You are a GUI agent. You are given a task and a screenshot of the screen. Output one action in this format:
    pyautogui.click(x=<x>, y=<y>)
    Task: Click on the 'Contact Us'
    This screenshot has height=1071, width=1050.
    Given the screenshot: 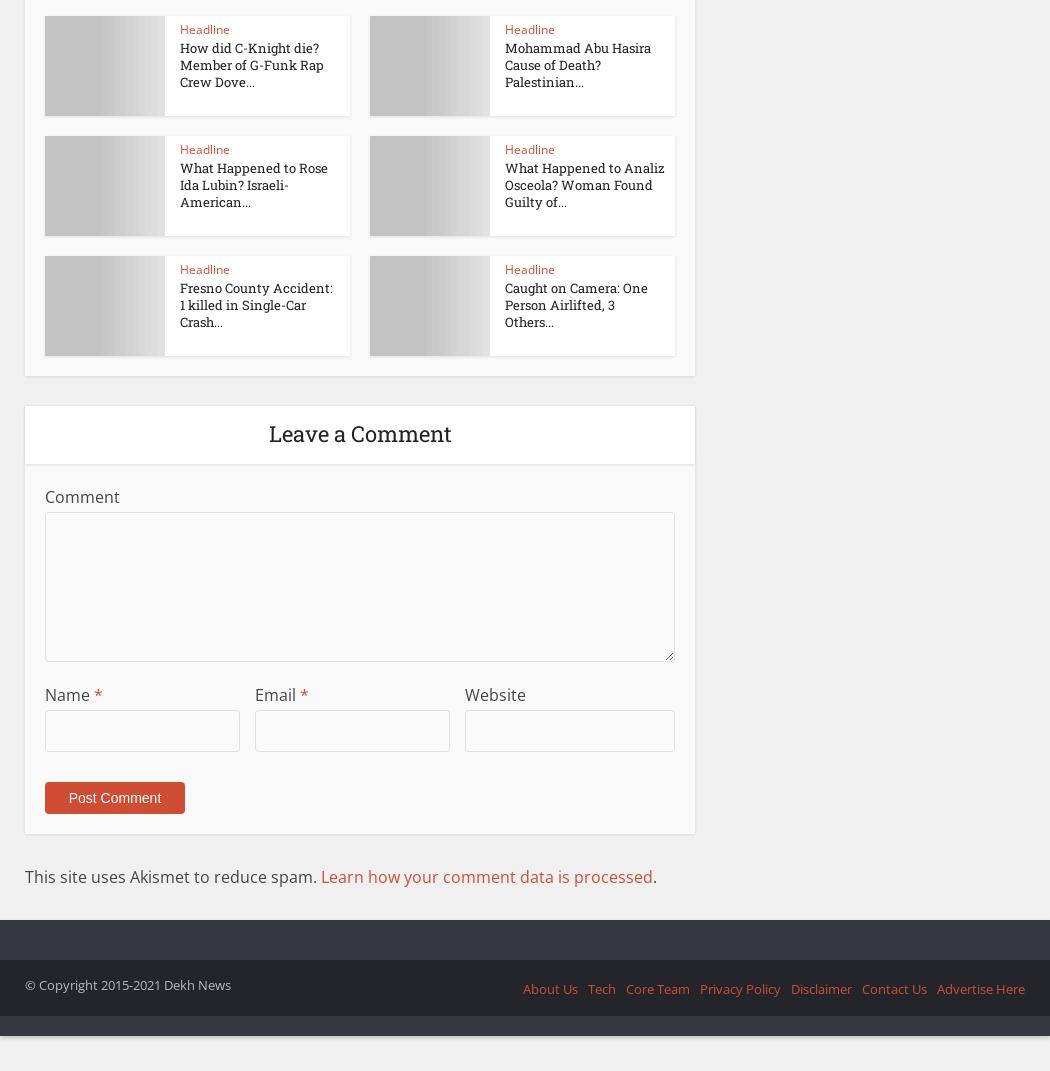 What is the action you would take?
    pyautogui.click(x=893, y=987)
    